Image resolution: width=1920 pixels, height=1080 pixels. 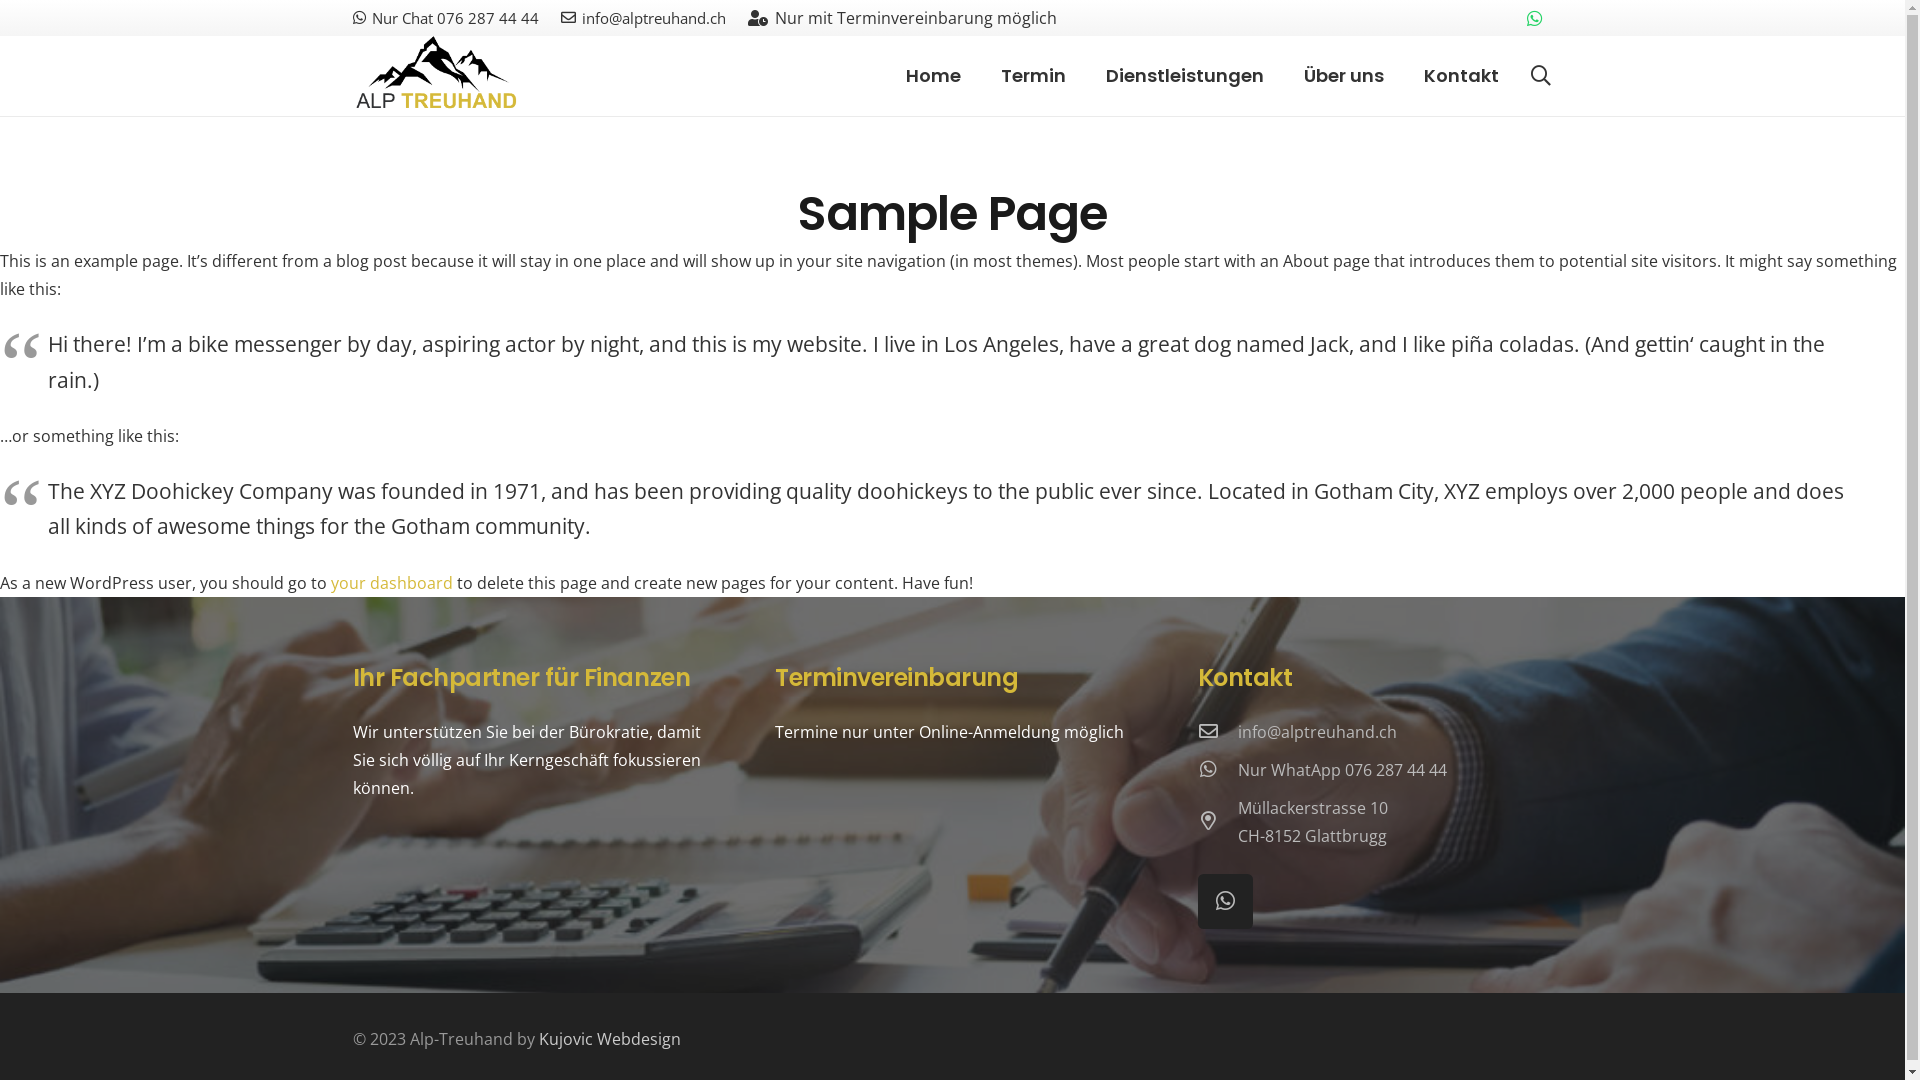 What do you see at coordinates (444, 18) in the screenshot?
I see `'Nur Chat 076 287 44 44'` at bounding box center [444, 18].